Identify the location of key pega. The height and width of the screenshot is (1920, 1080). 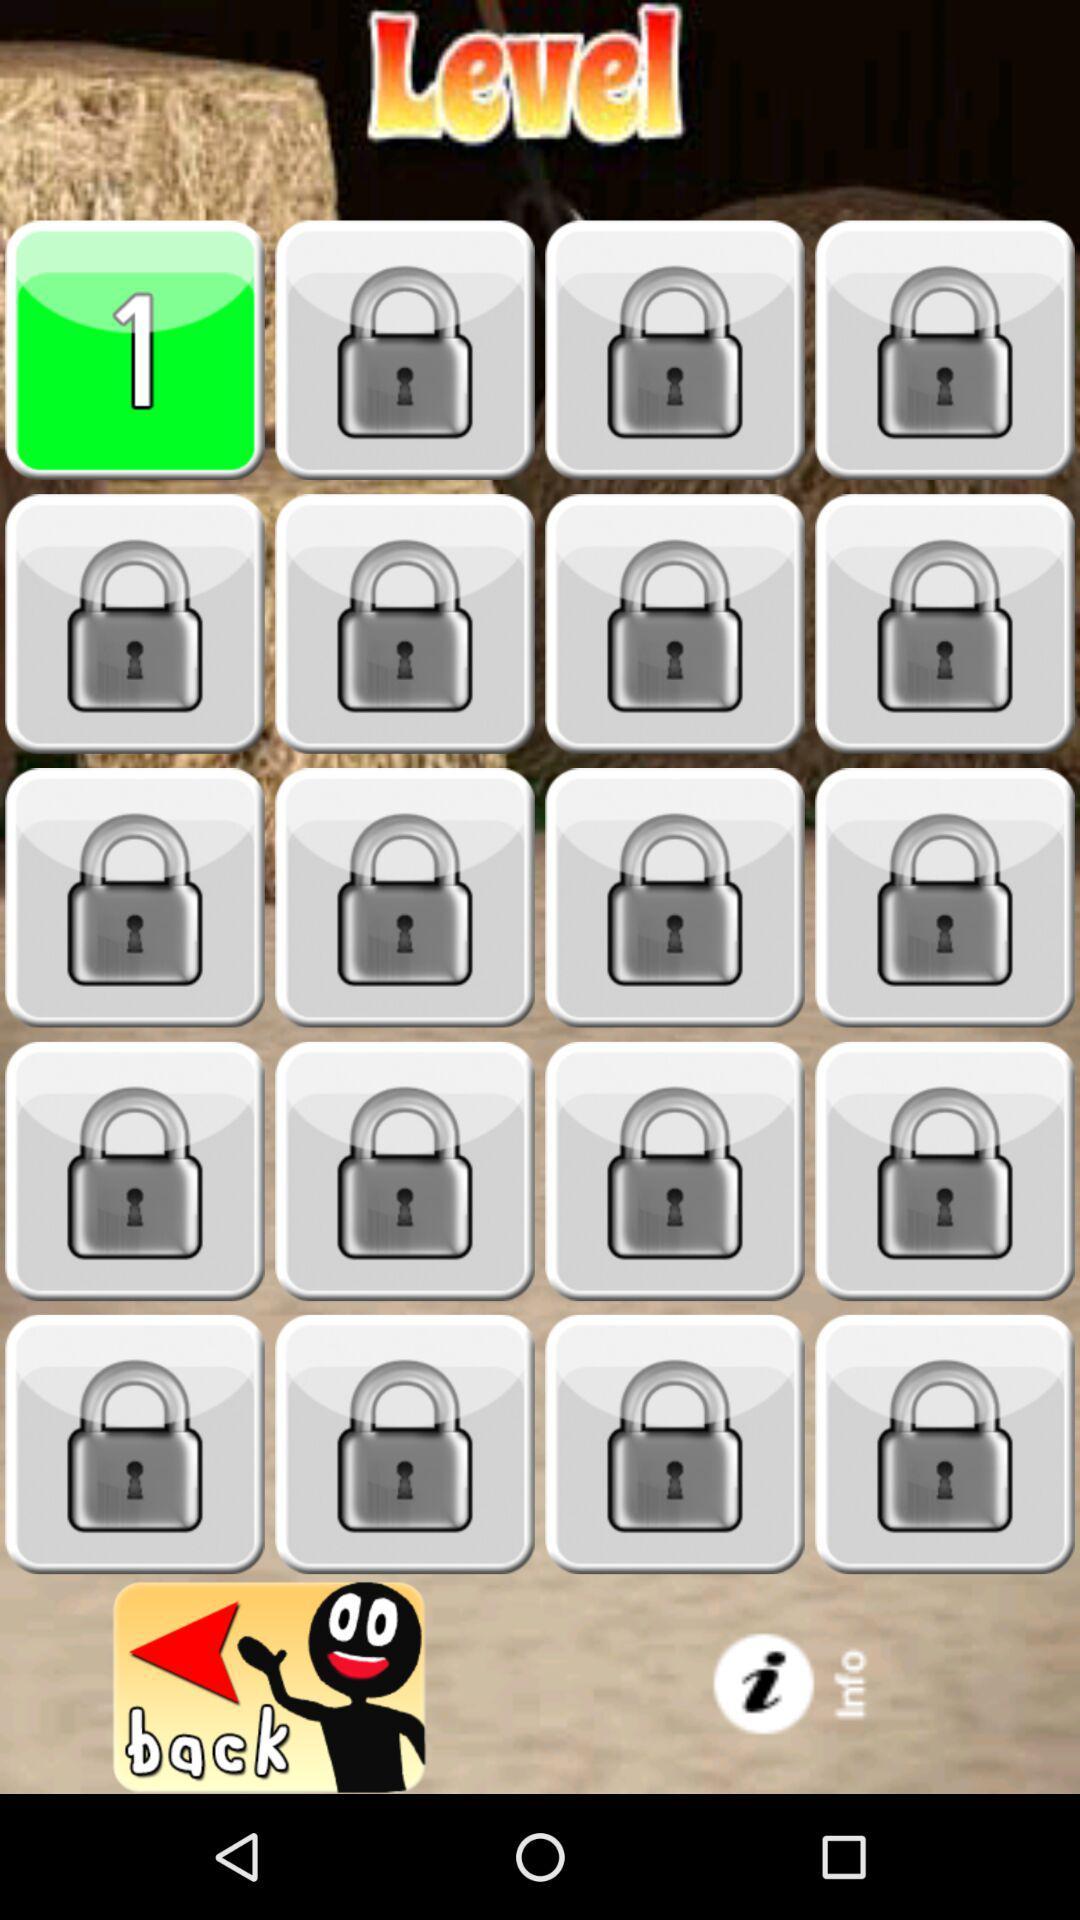
(135, 897).